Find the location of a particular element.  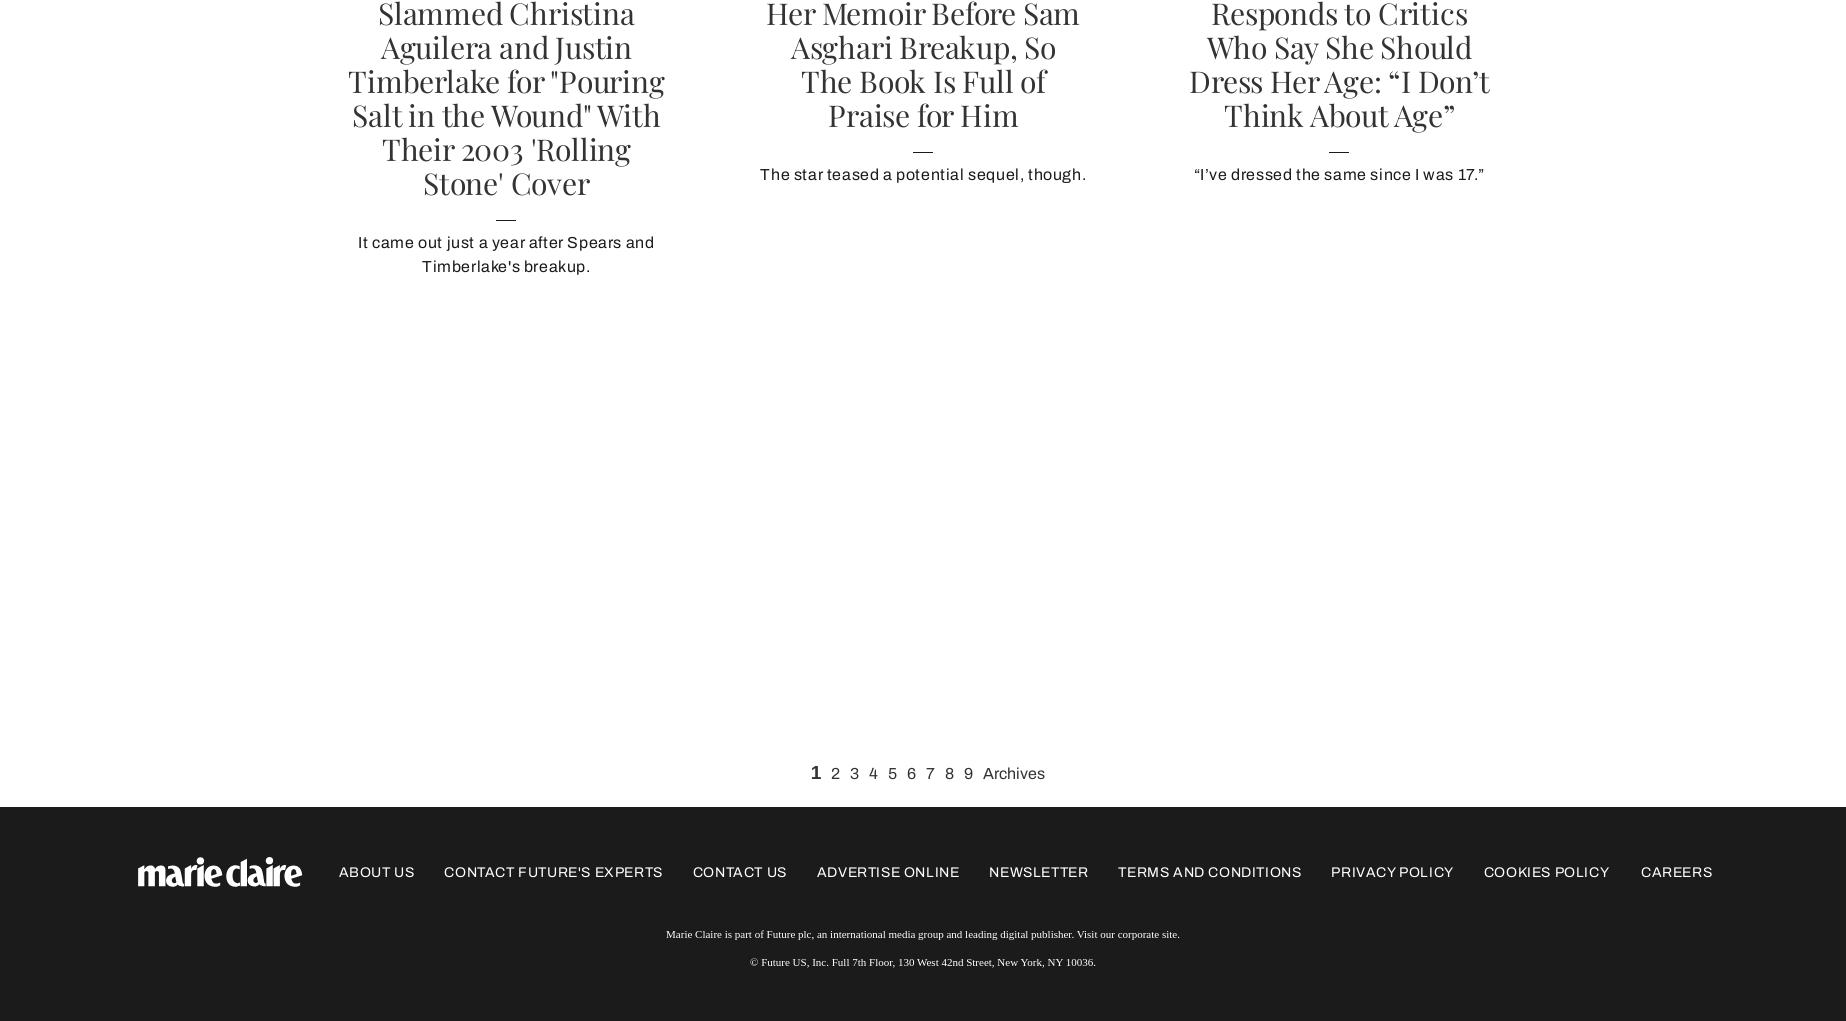

'©
Future US, Inc. Full 7th Floor, 130 West 42nd Street,
New York,
NY 10036.' is located at coordinates (749, 960).